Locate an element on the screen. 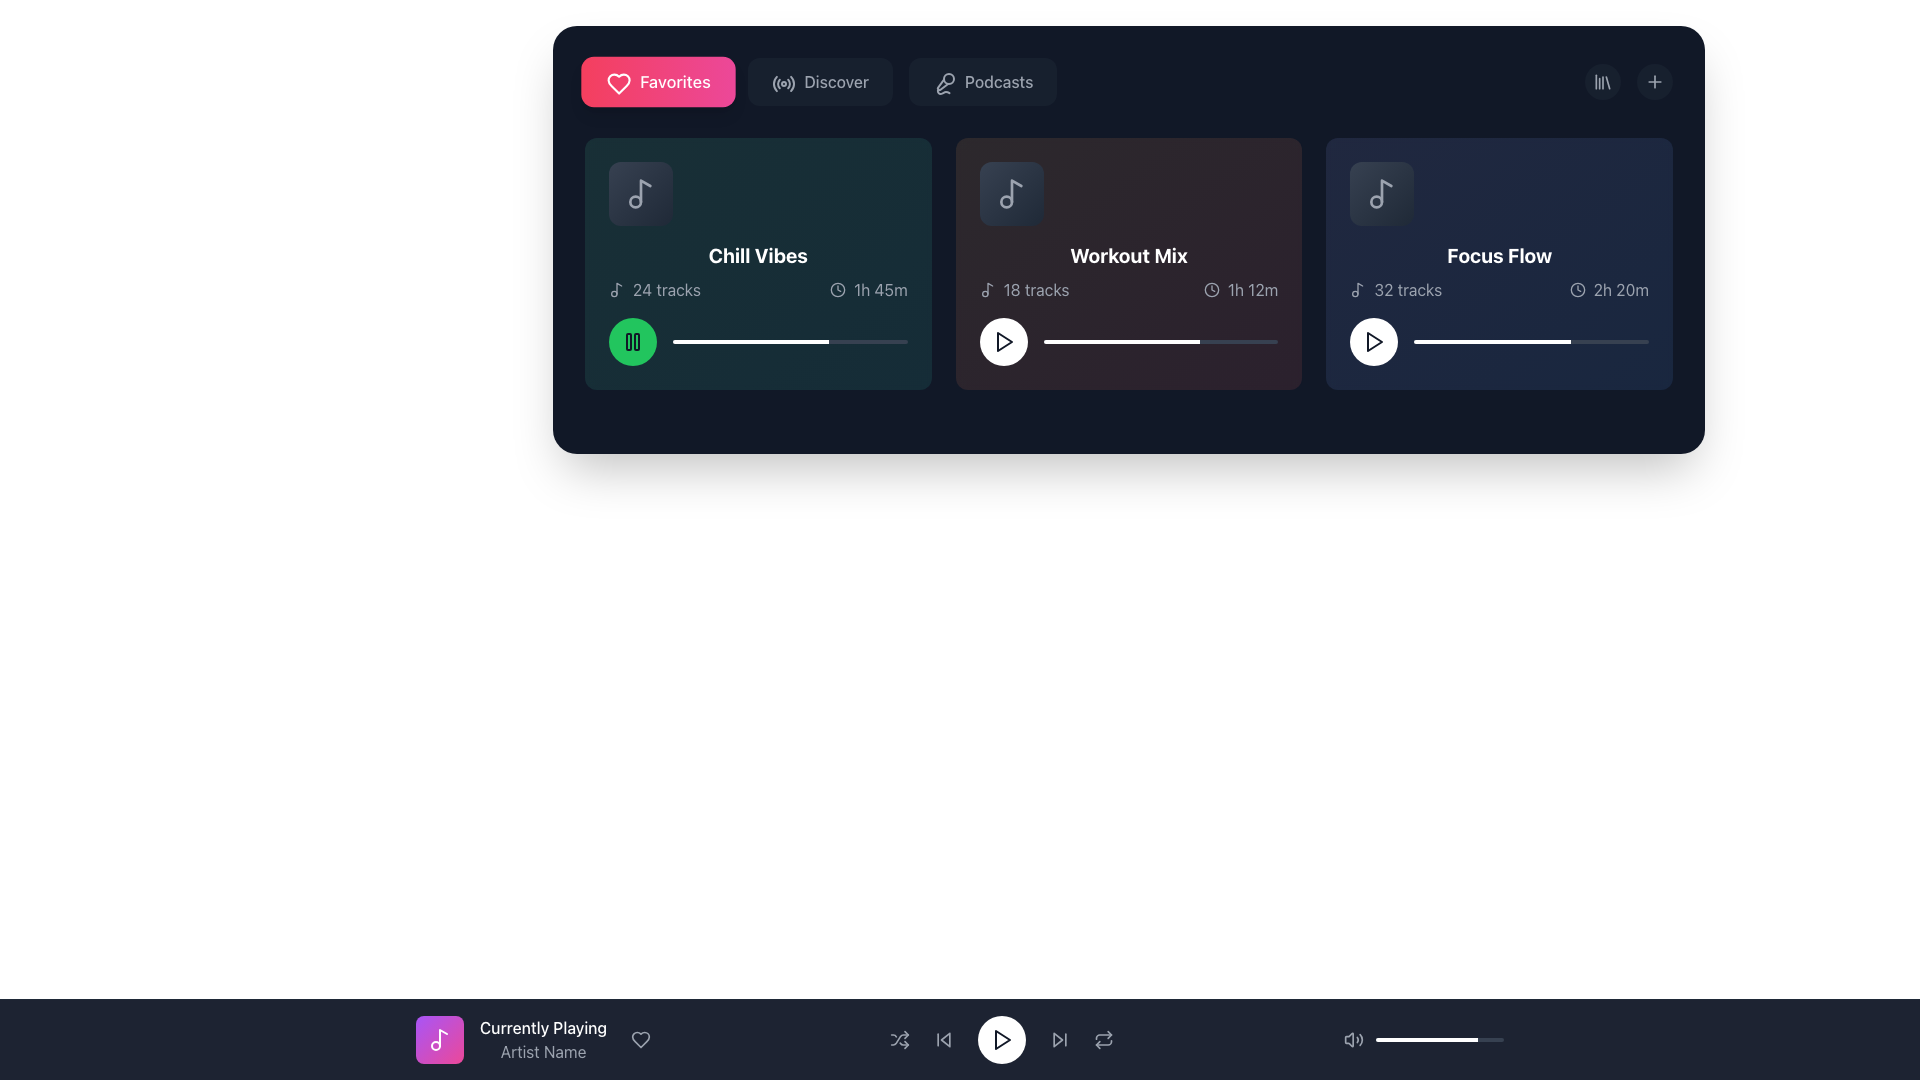  the playback icon within the 'Focus Flow' card section is located at coordinates (1373, 341).